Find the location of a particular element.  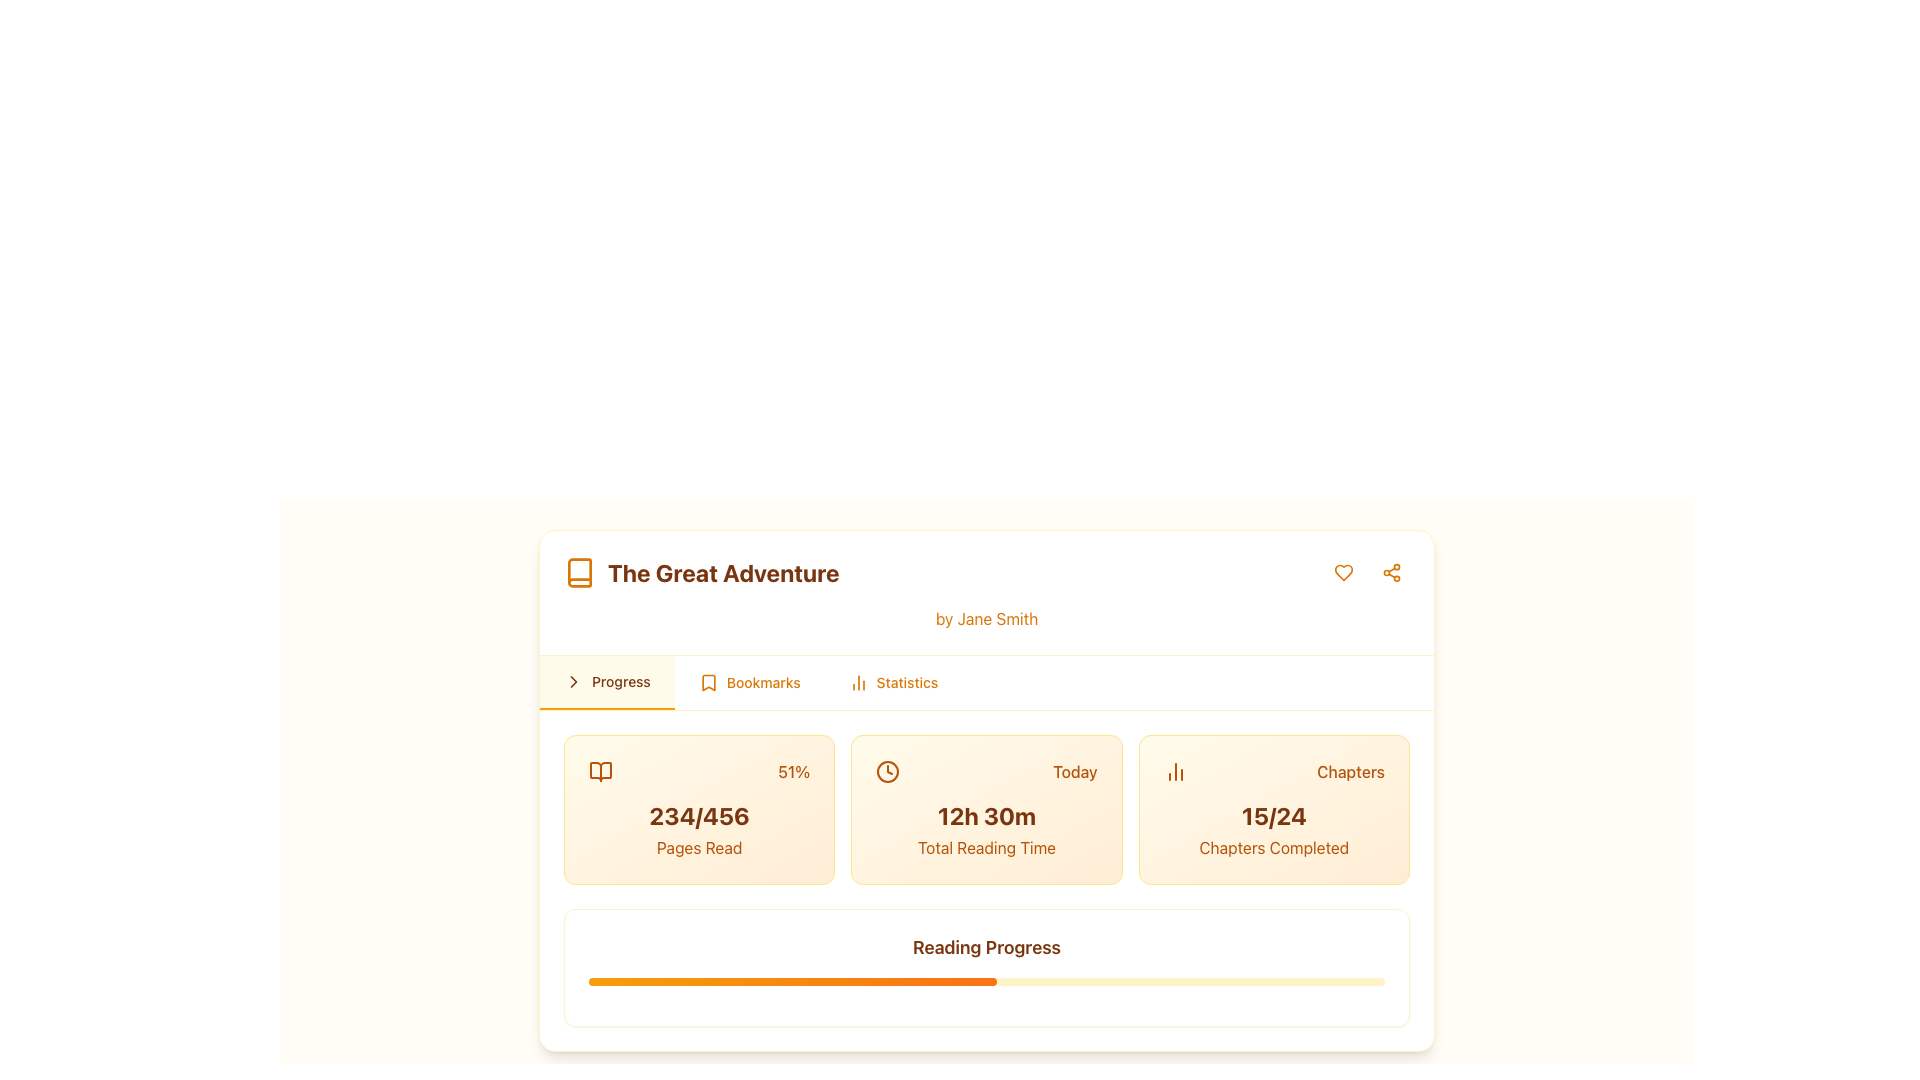

the small right-pointing chevron or arrow indicator located in the upper-right portion of the card displaying the book details is located at coordinates (573, 681).